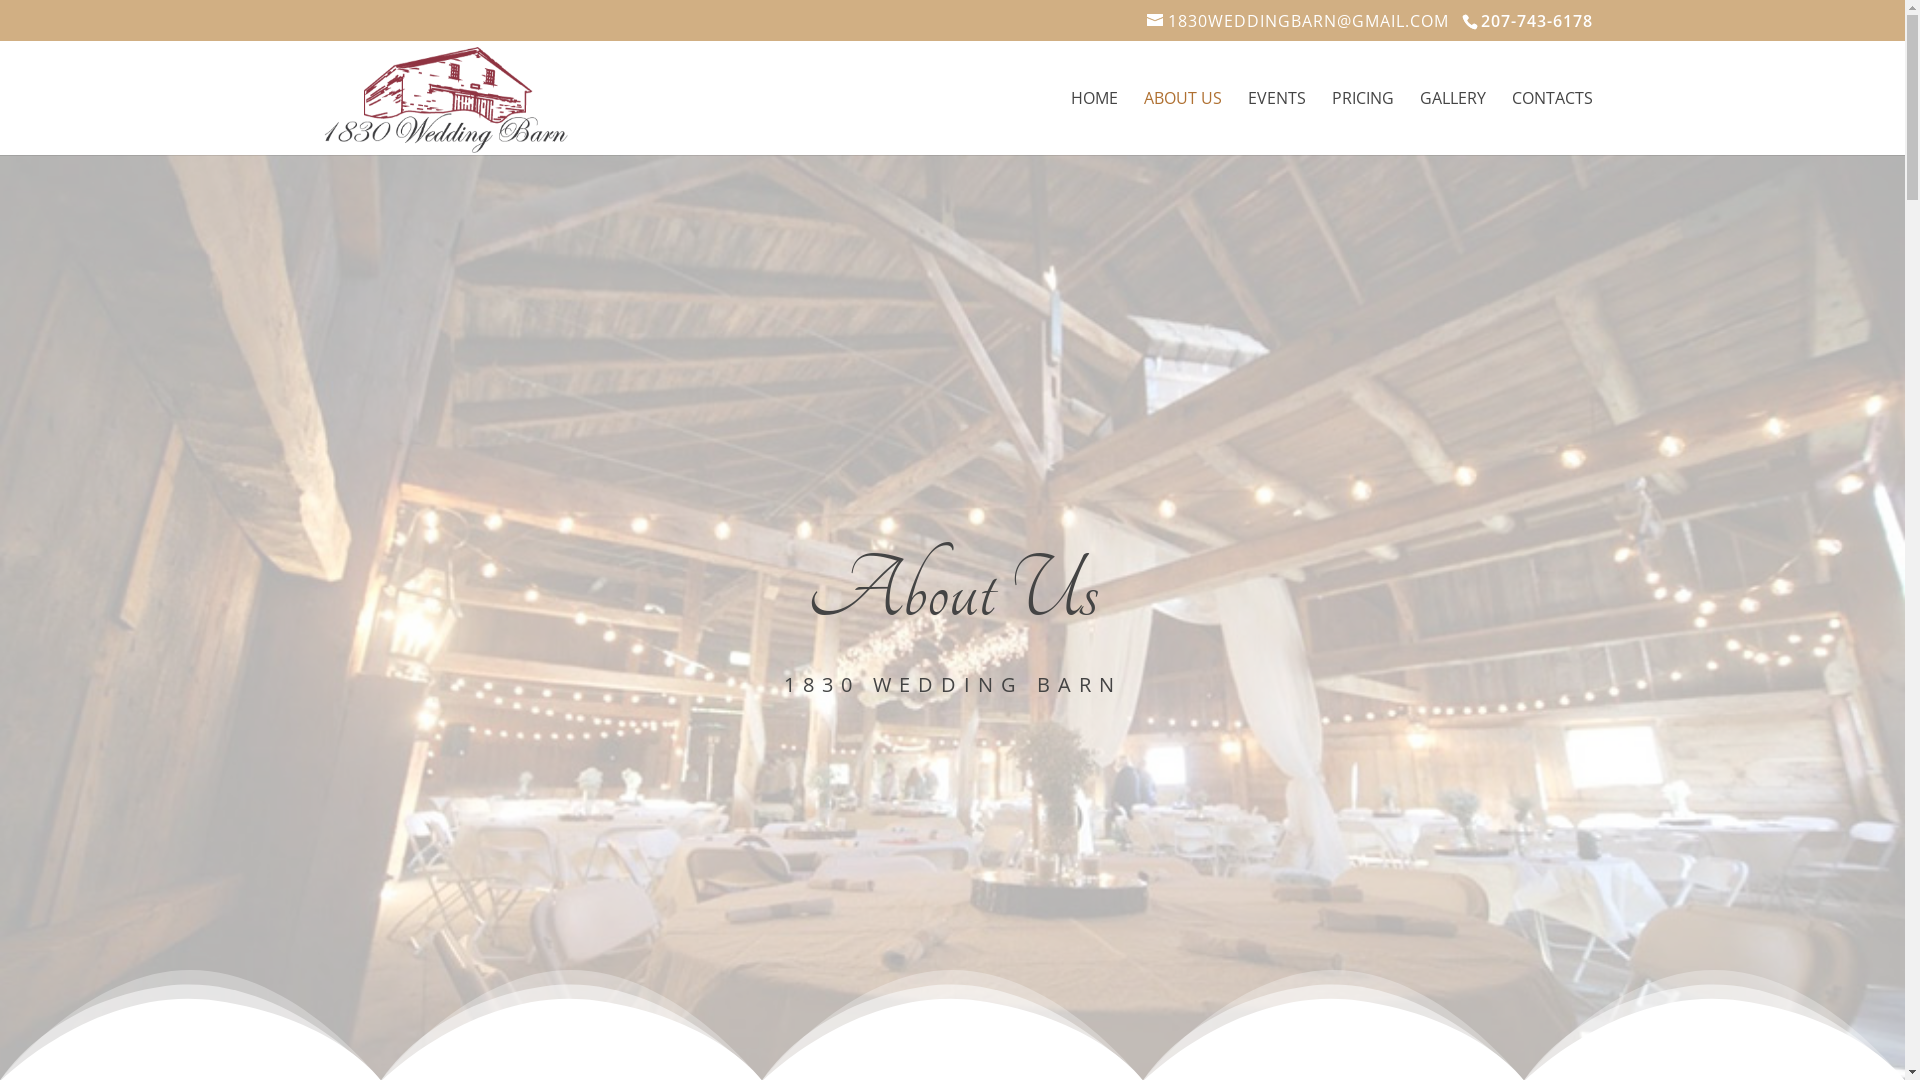  What do you see at coordinates (1092, 123) in the screenshot?
I see `'HOME'` at bounding box center [1092, 123].